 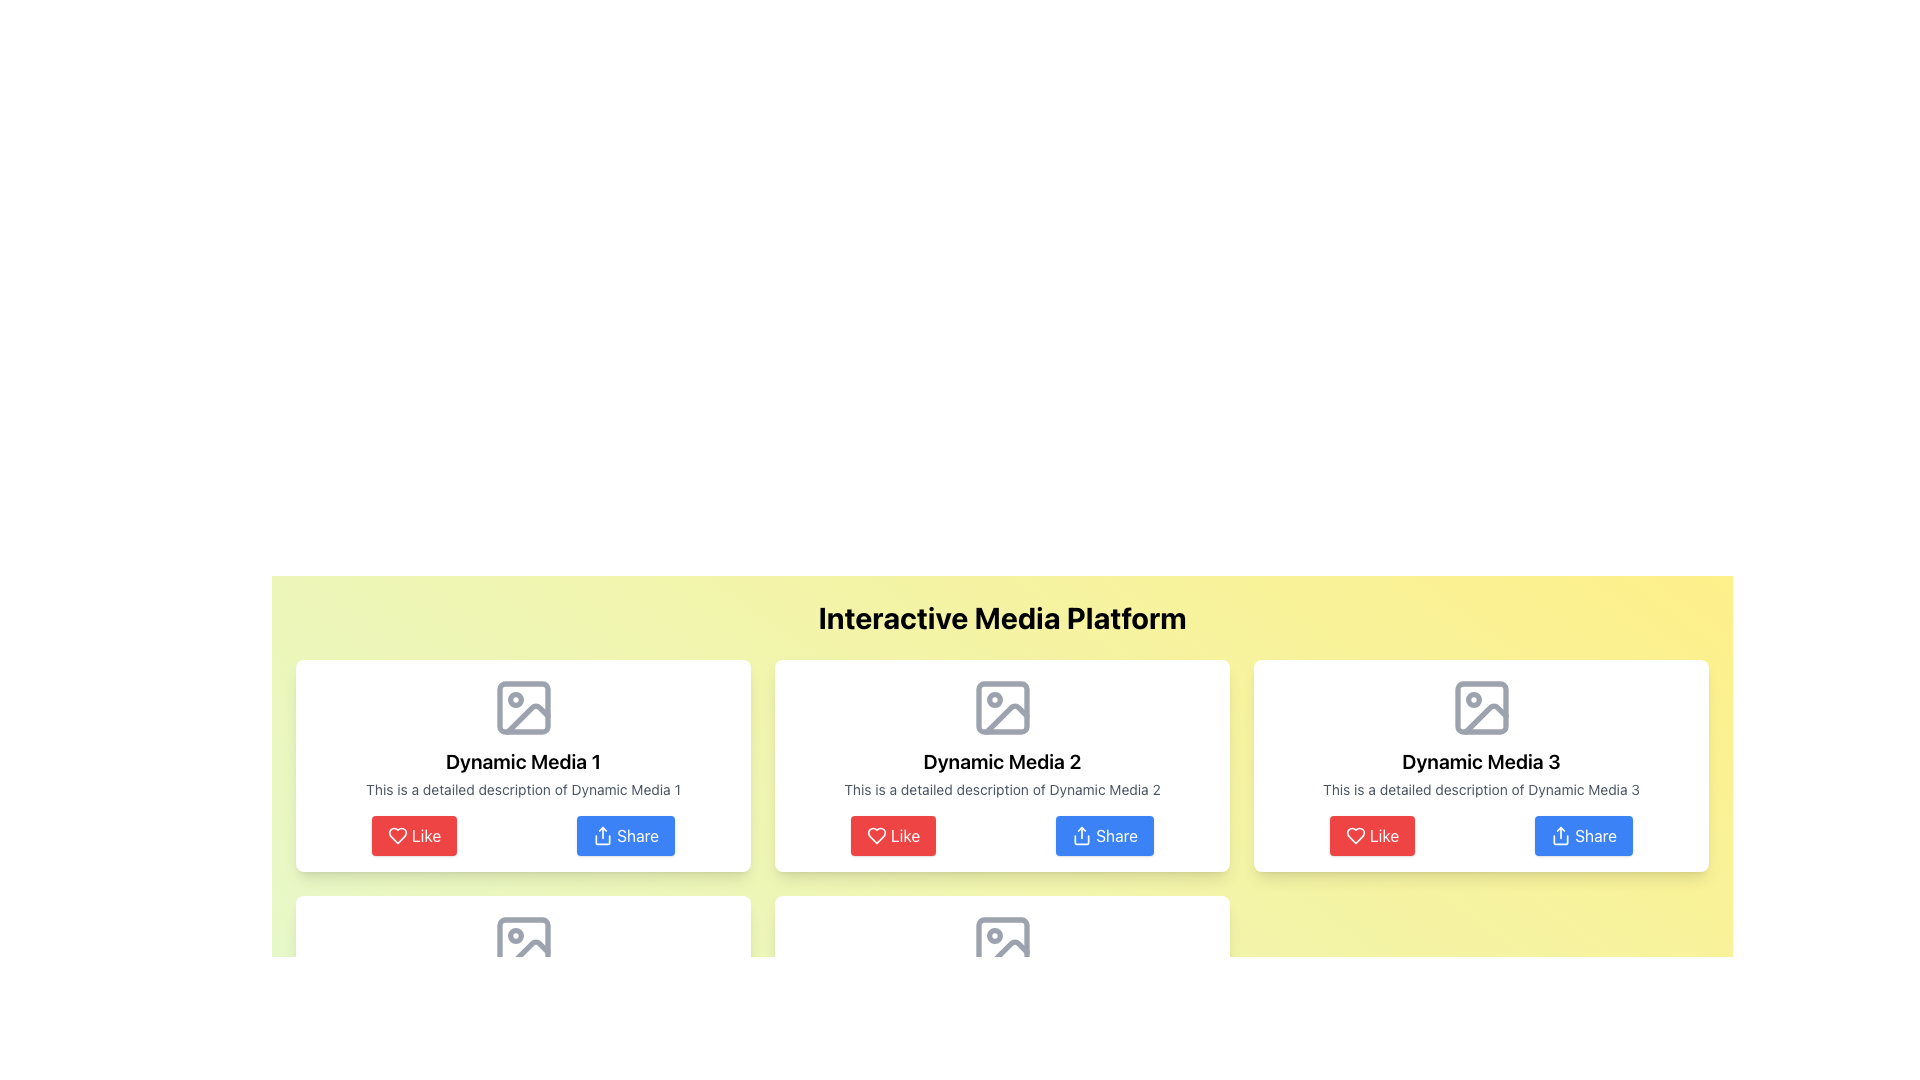 I want to click on text contained in the Content Card titled 'Dynamic Media 2', which includes a detailed description beneath it, so click(x=1002, y=737).